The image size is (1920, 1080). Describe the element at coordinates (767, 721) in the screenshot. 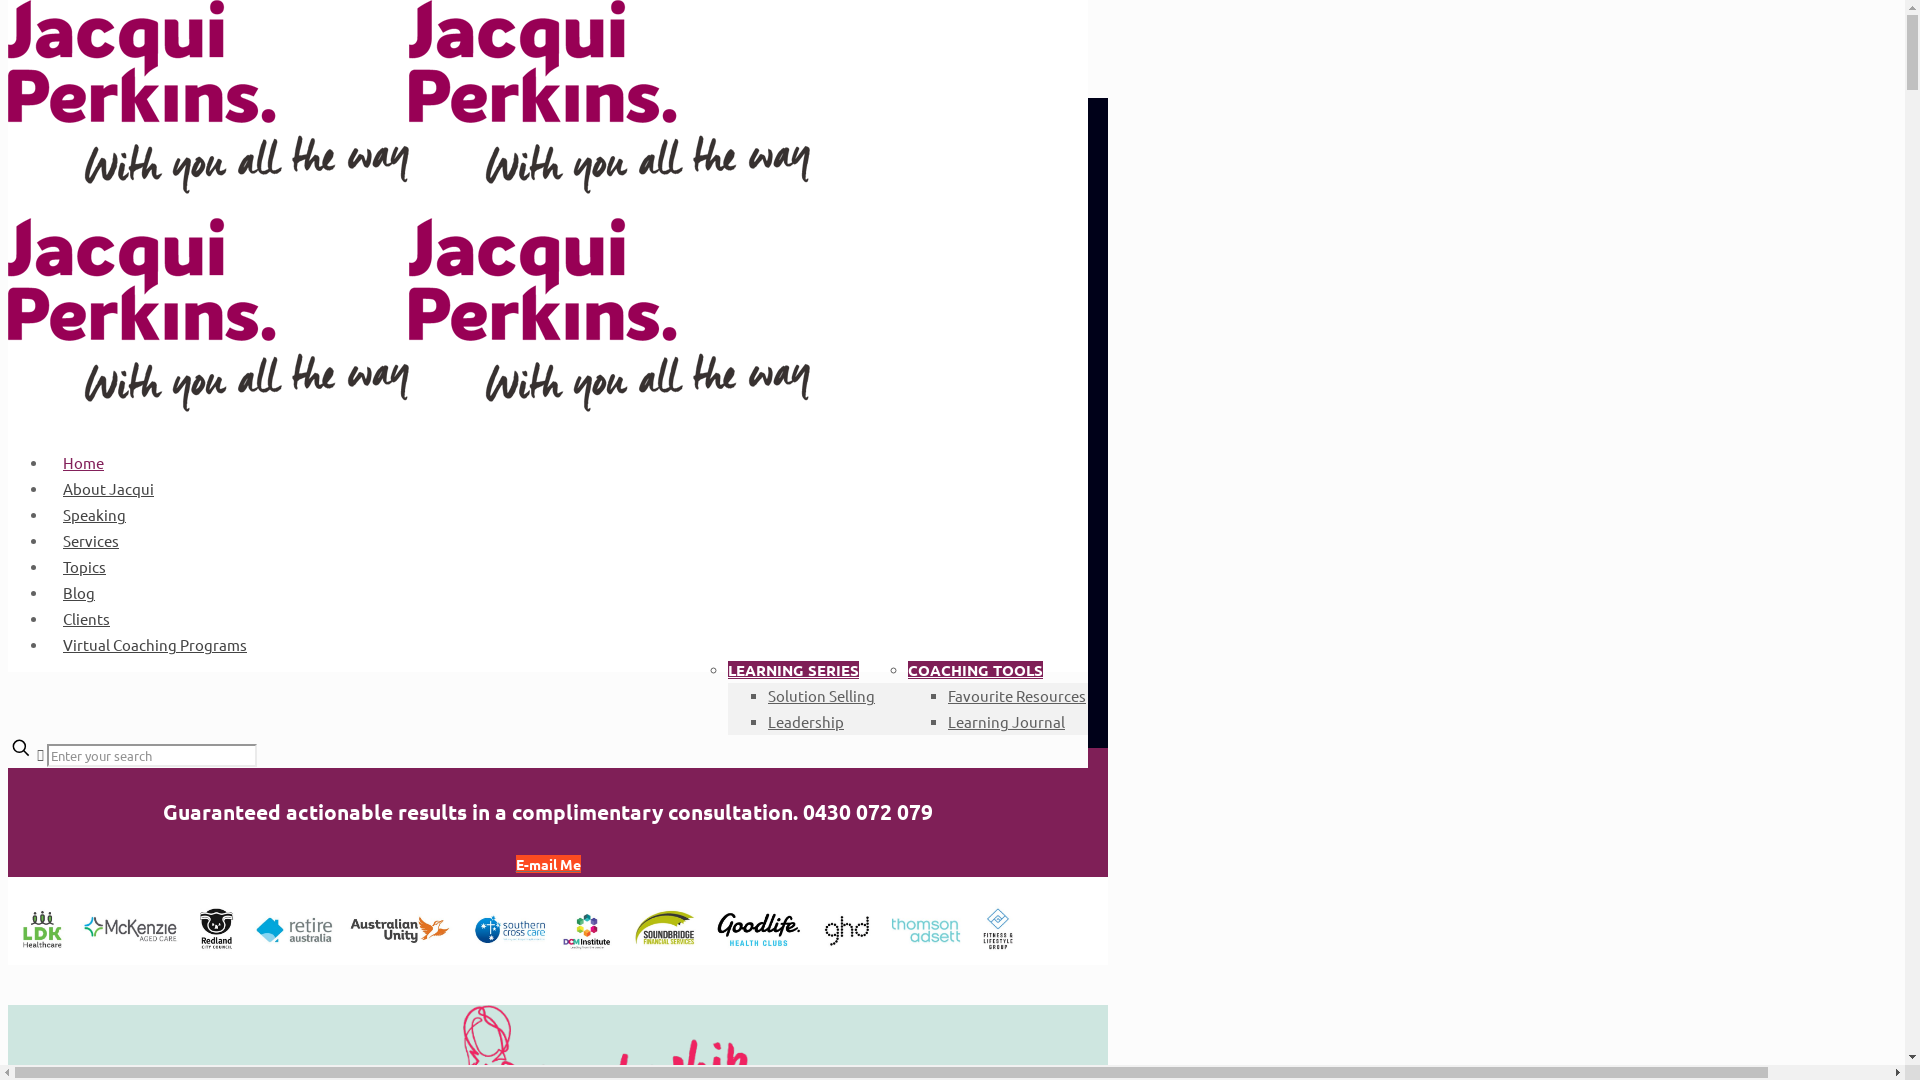

I see `'Leadership'` at that location.